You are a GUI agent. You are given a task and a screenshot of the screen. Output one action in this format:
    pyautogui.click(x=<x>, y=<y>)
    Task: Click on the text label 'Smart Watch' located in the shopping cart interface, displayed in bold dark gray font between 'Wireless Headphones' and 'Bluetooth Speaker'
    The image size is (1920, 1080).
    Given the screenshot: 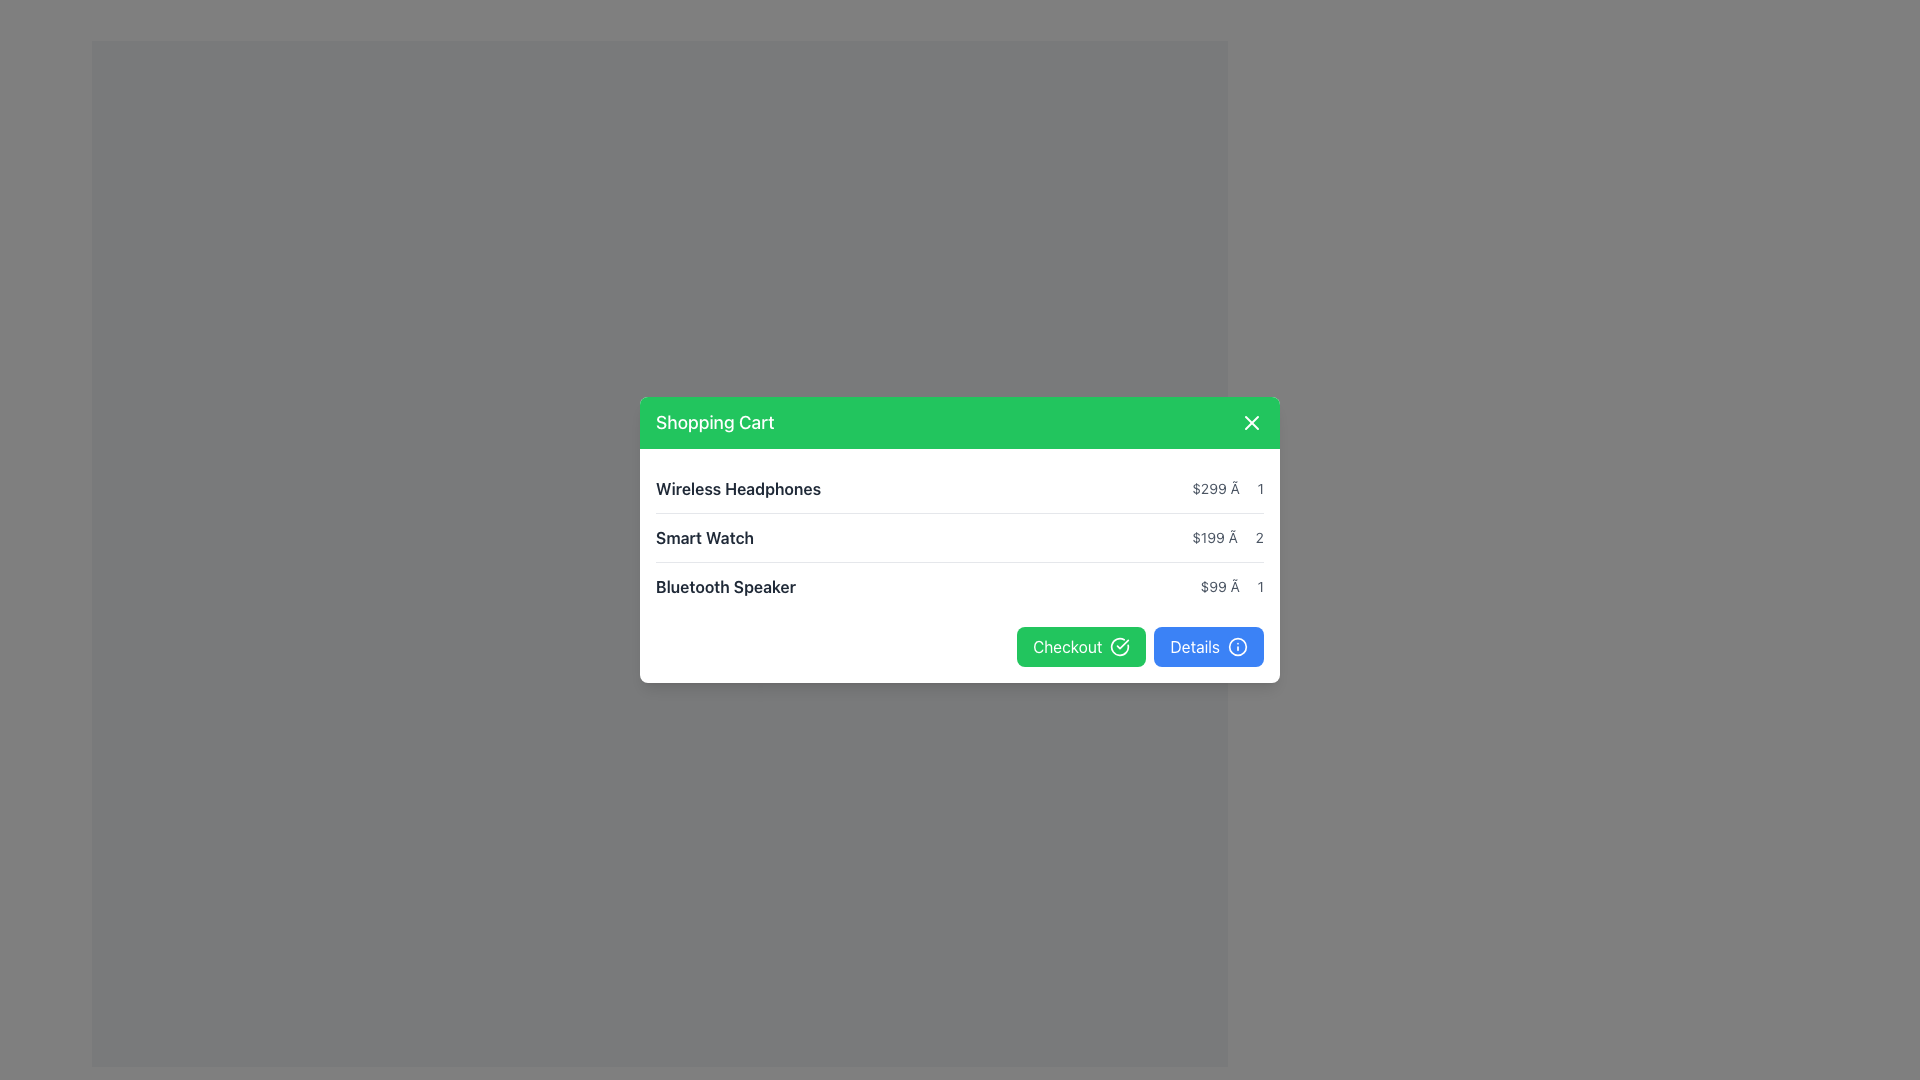 What is the action you would take?
    pyautogui.click(x=705, y=536)
    